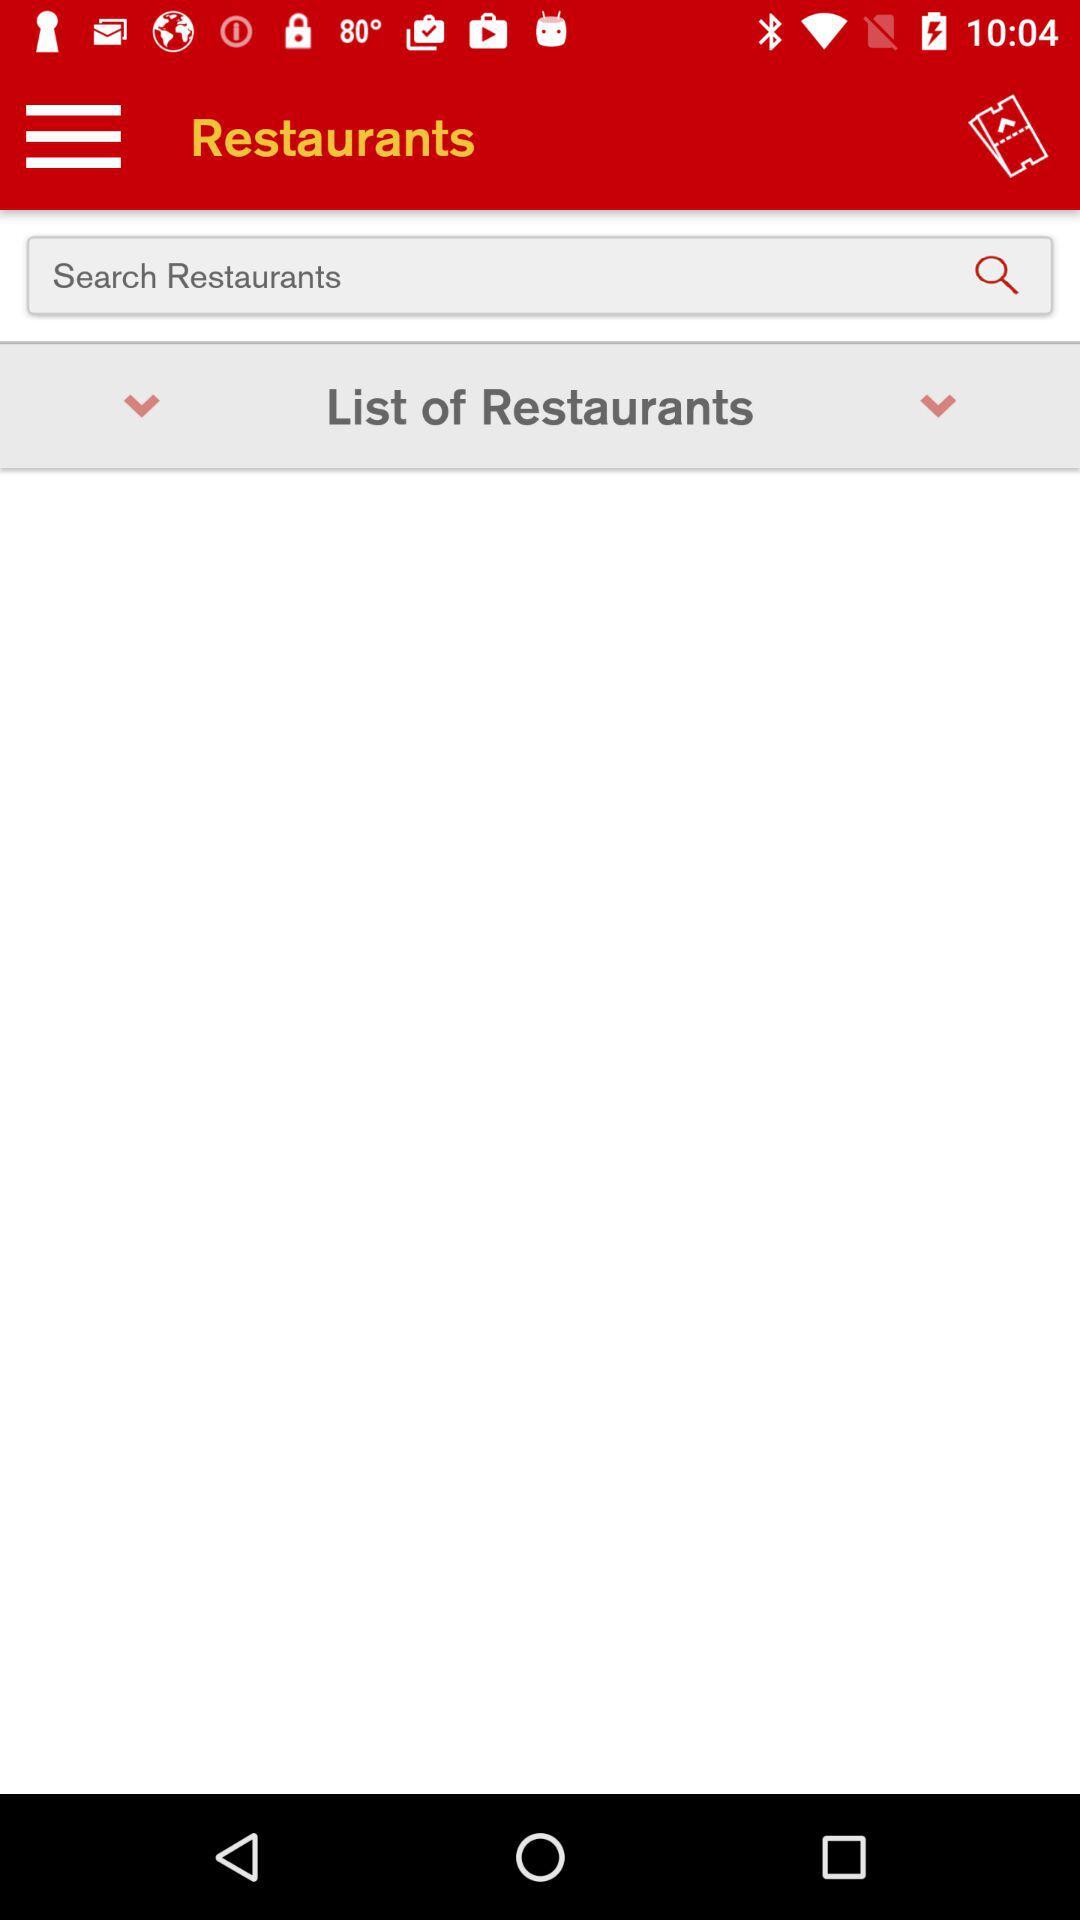 Image resolution: width=1080 pixels, height=1920 pixels. What do you see at coordinates (72, 135) in the screenshot?
I see `the icon above the search restaurants` at bounding box center [72, 135].